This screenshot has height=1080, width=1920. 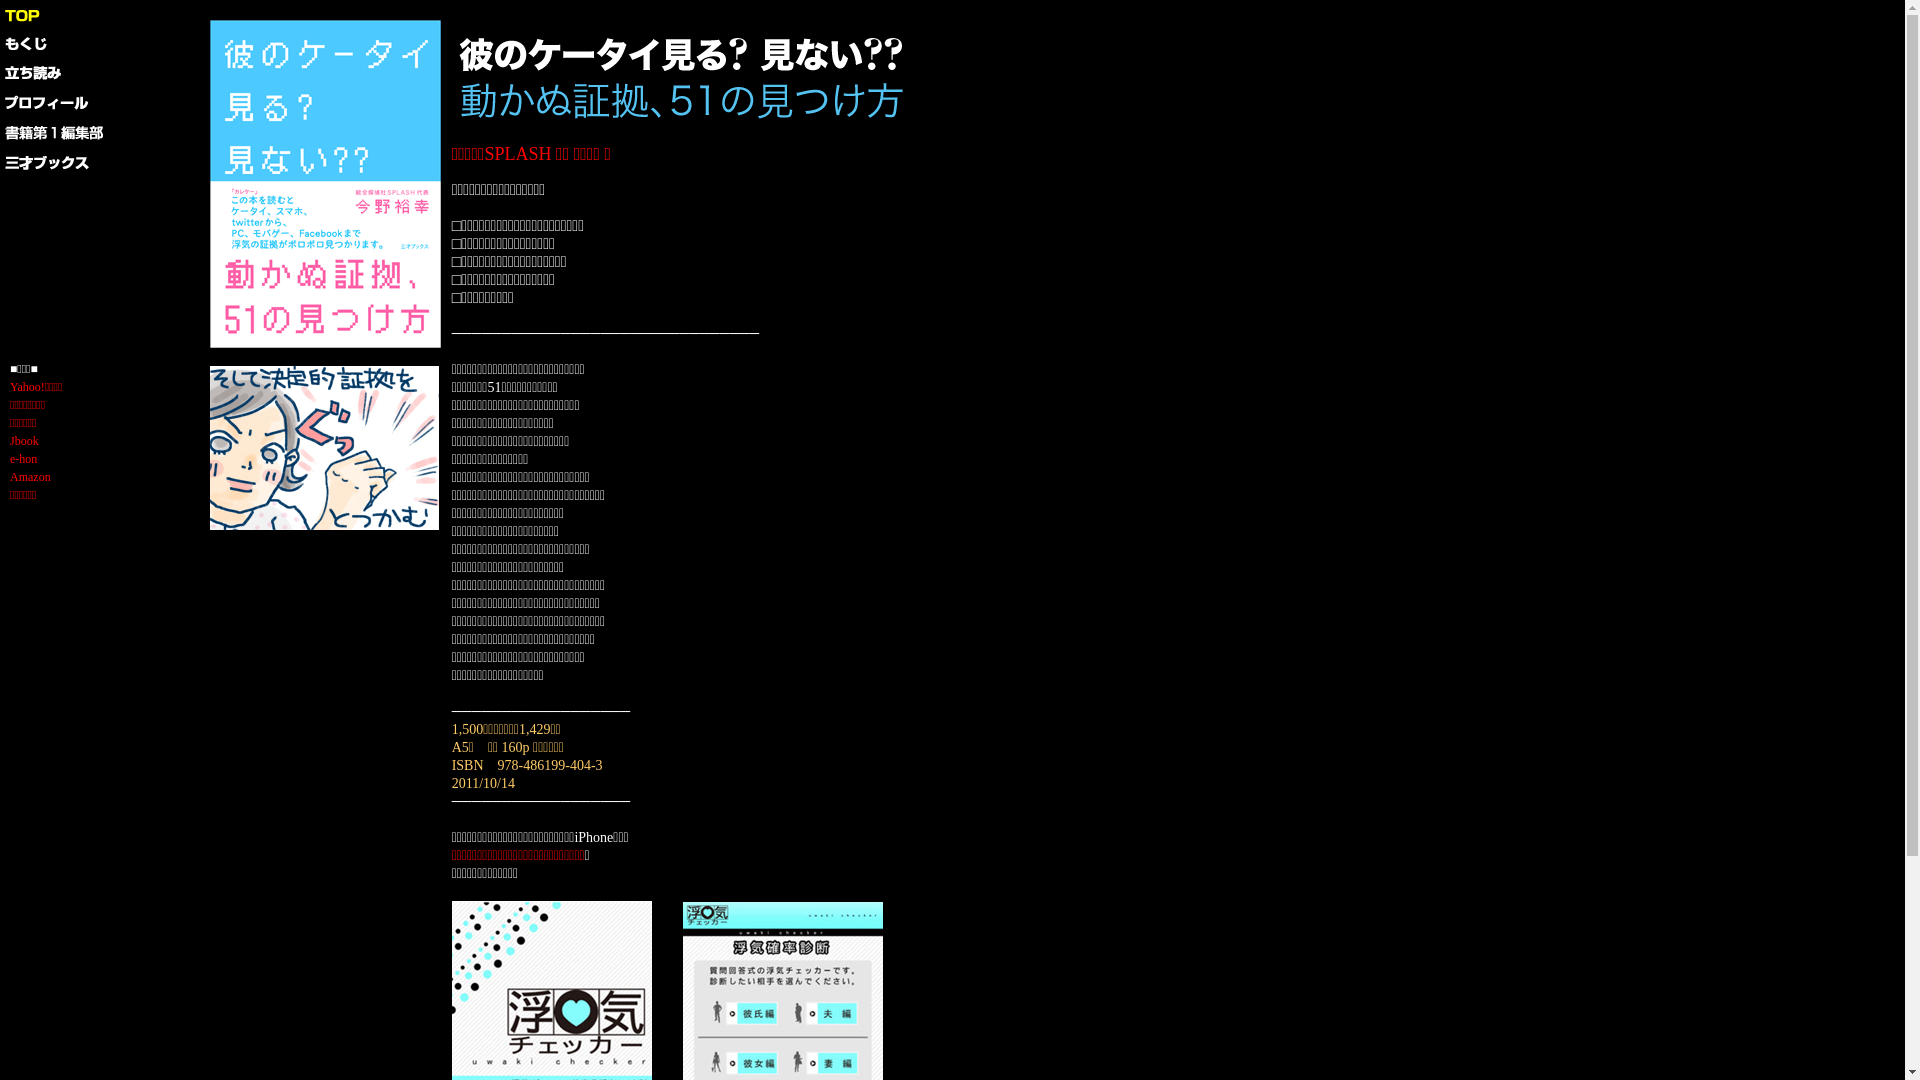 What do you see at coordinates (23, 459) in the screenshot?
I see `'e-hon'` at bounding box center [23, 459].